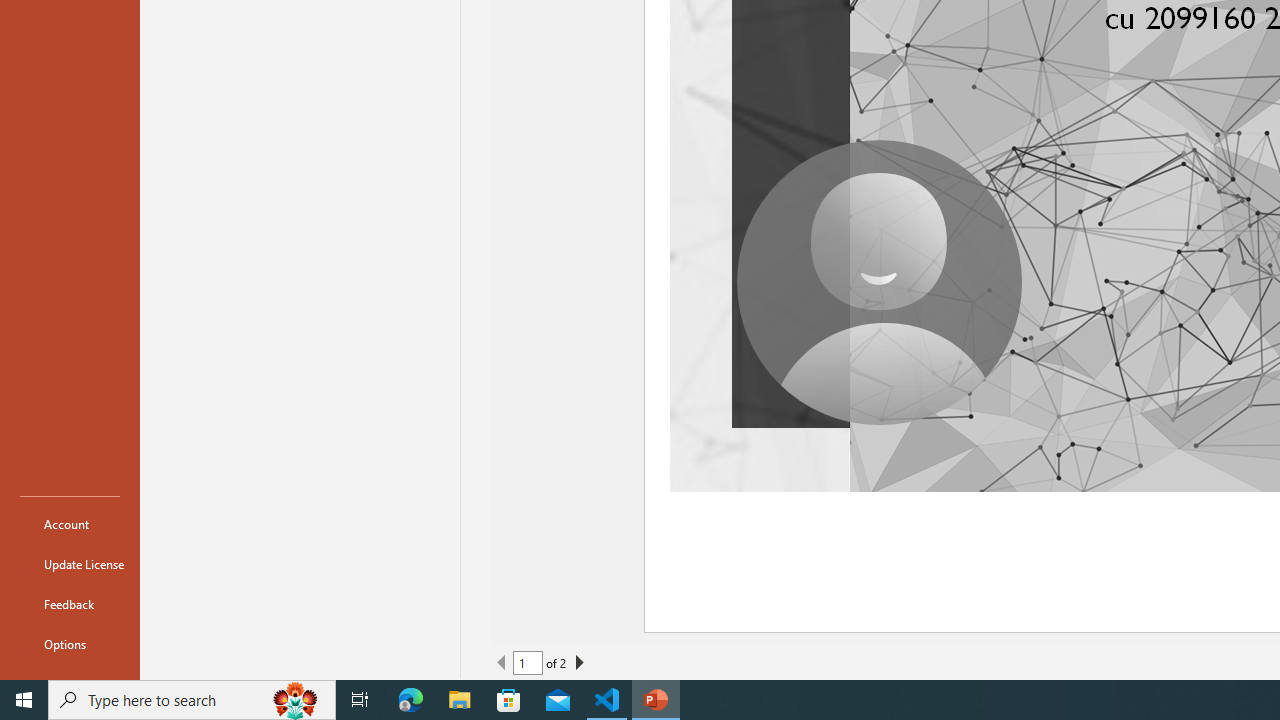  Describe the element at coordinates (528, 663) in the screenshot. I see `'Current Page'` at that location.